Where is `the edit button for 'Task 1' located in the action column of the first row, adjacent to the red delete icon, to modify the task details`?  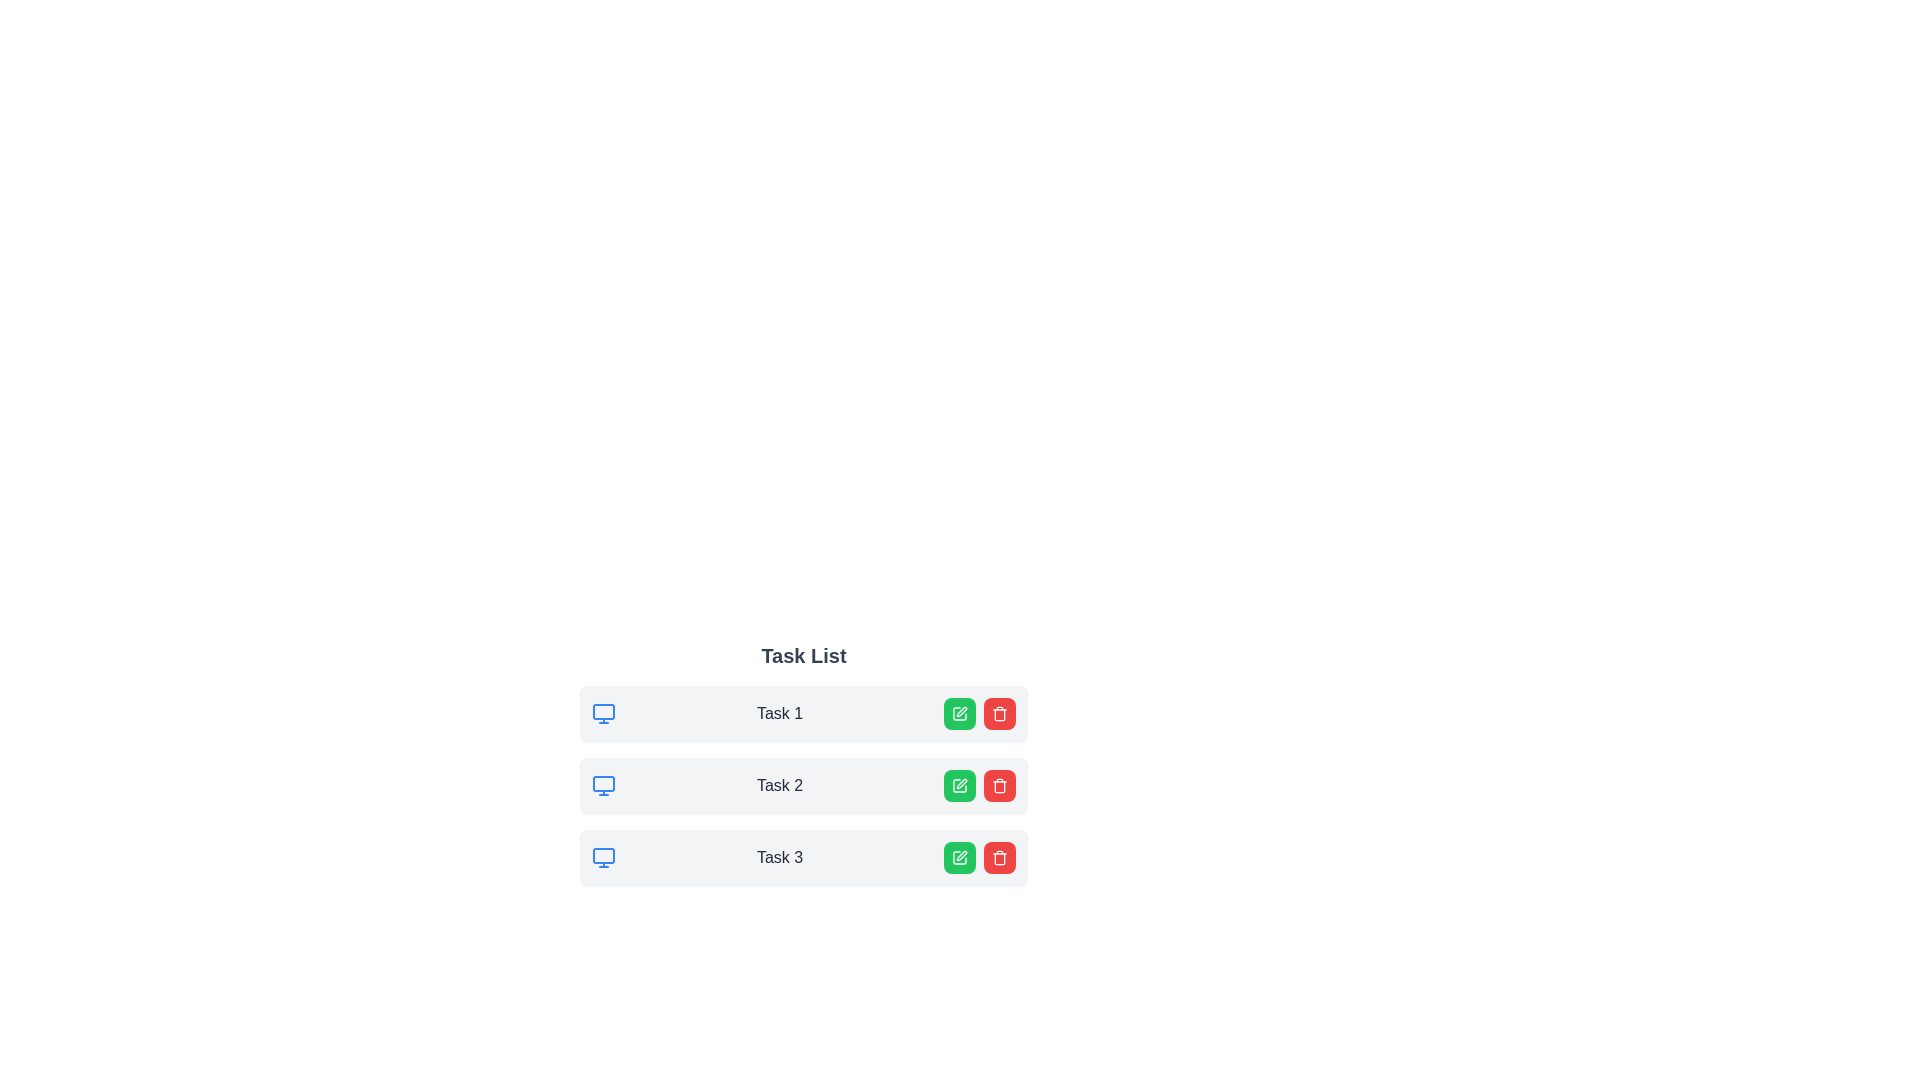
the edit button for 'Task 1' located in the action column of the first row, adjacent to the red delete icon, to modify the task details is located at coordinates (960, 712).